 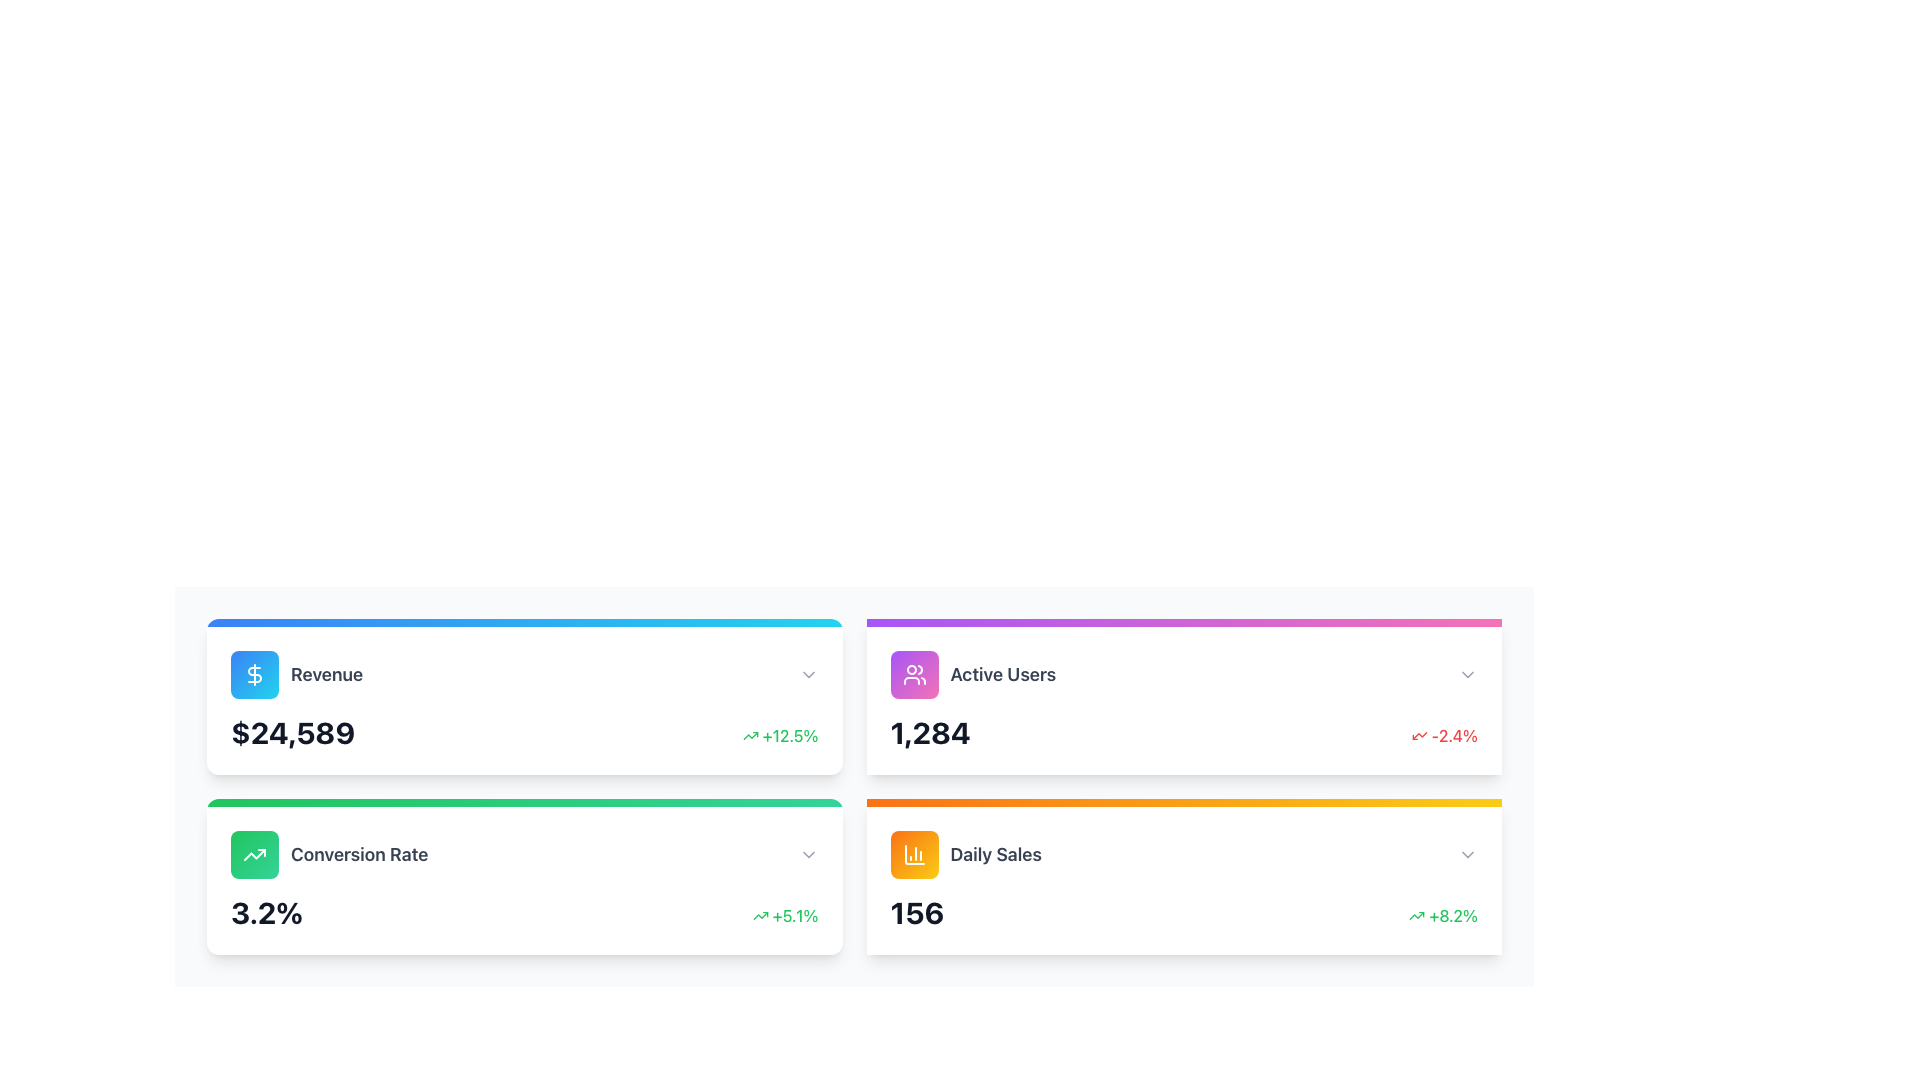 I want to click on the collapsible icon positioned at the top-right corner of the 'Revenue' section, so click(x=808, y=675).